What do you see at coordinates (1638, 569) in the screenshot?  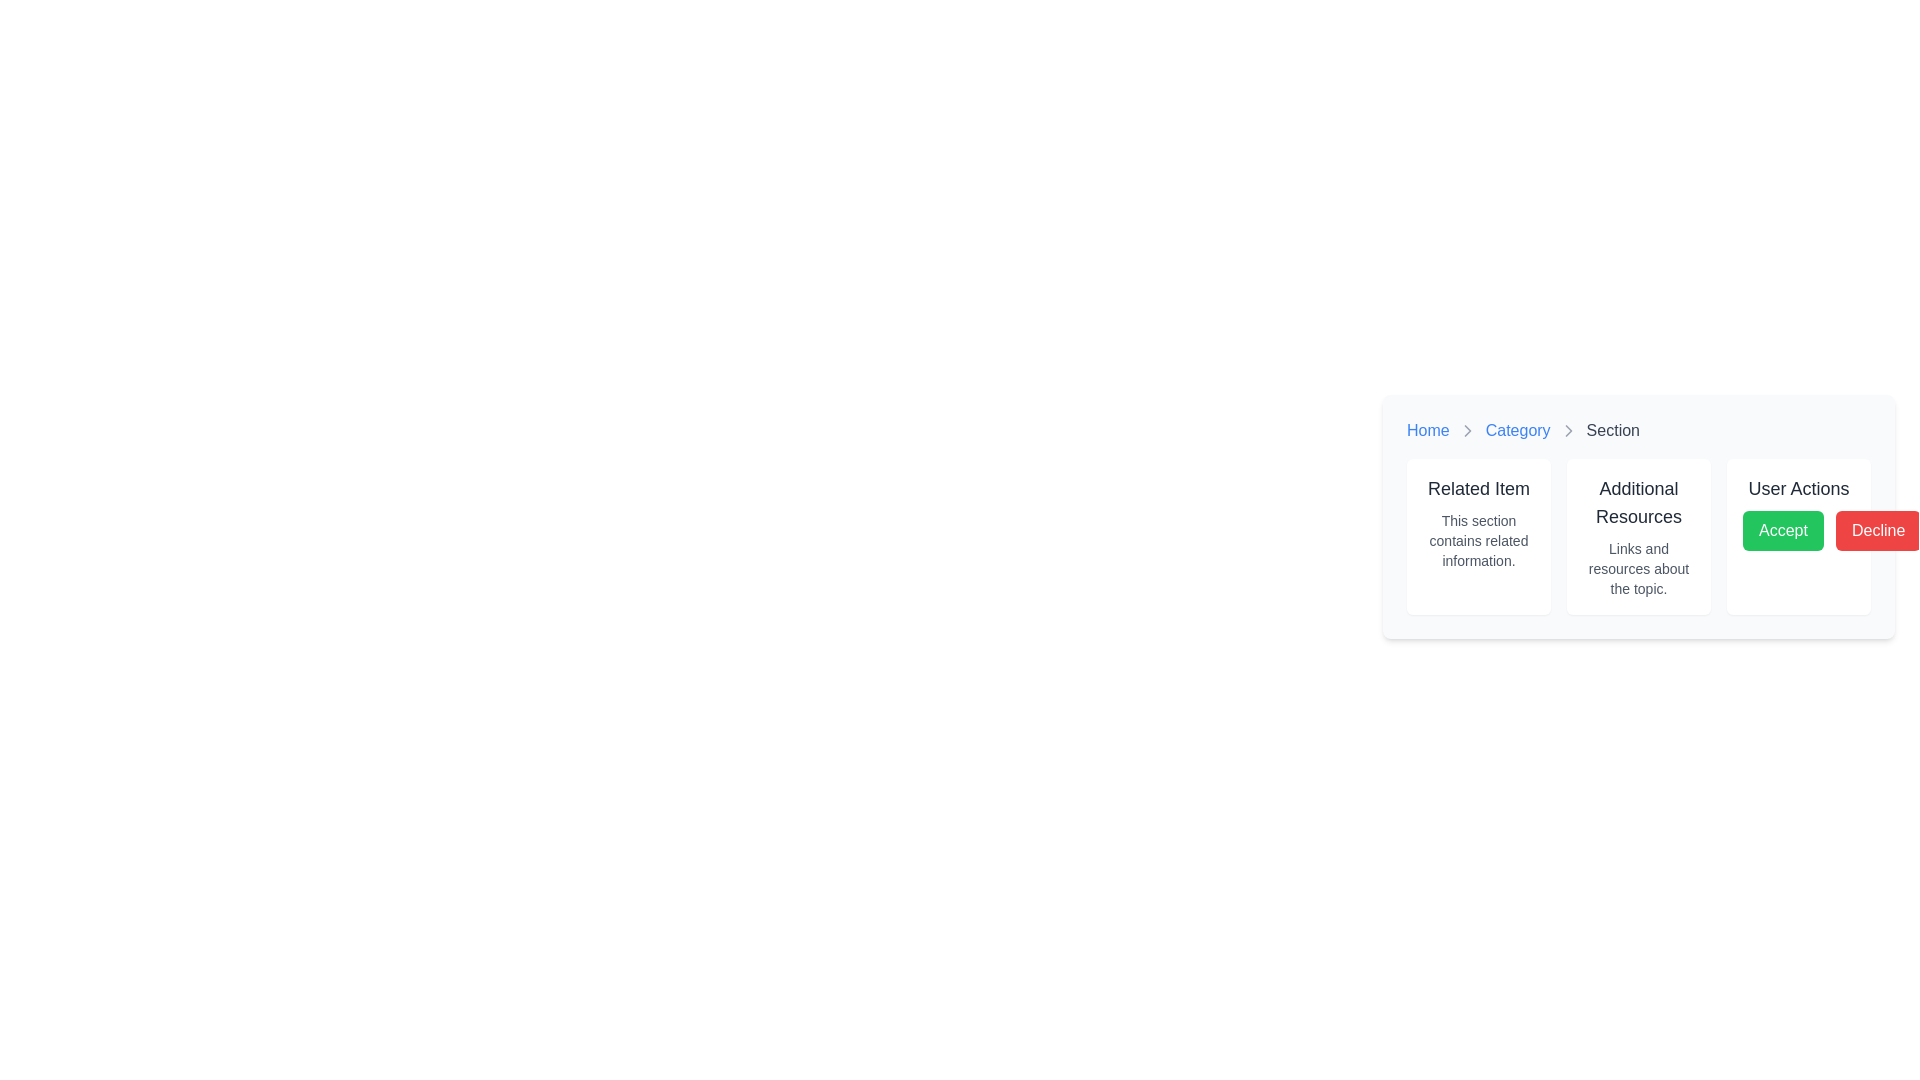 I see `the descriptive text element that provides supporting information for the 'Additional Resources' title, positioned within the corresponding card` at bounding box center [1638, 569].